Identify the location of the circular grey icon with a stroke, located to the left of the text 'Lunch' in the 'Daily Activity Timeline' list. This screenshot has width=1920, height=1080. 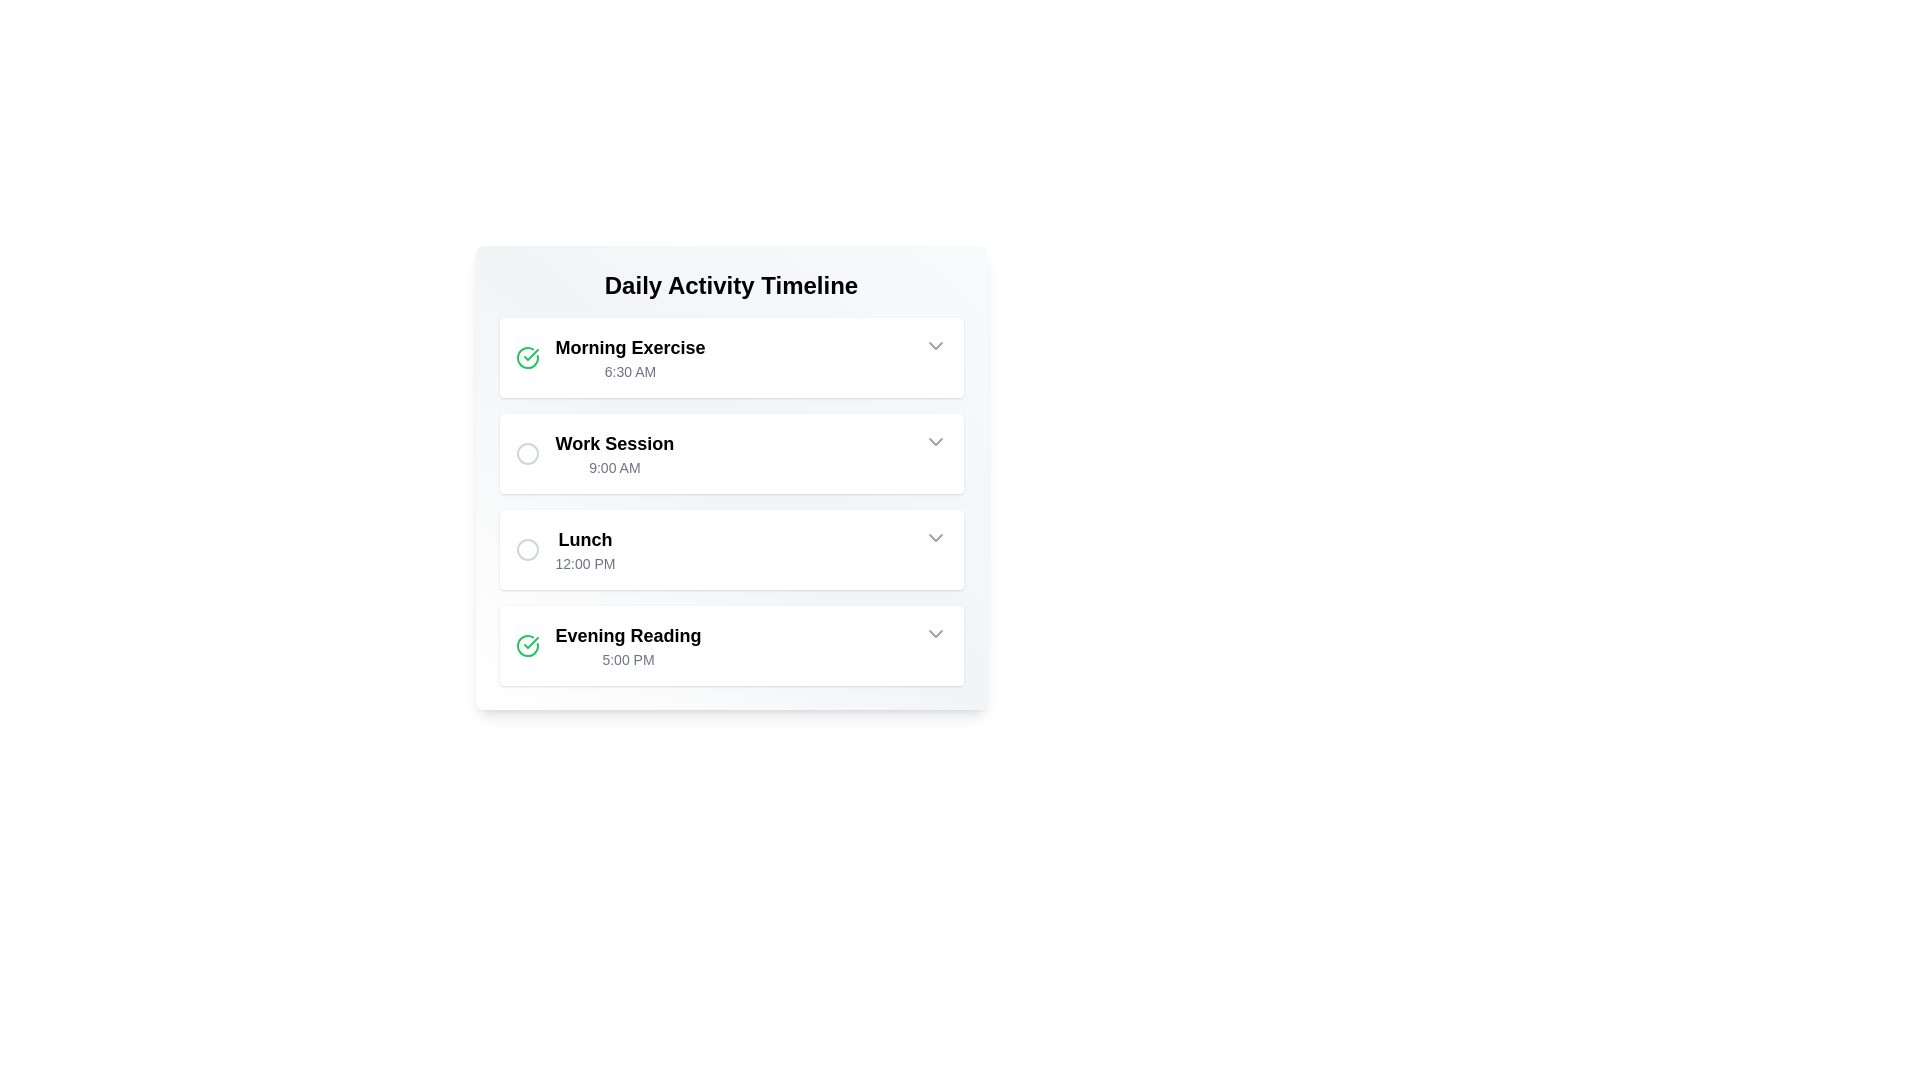
(527, 550).